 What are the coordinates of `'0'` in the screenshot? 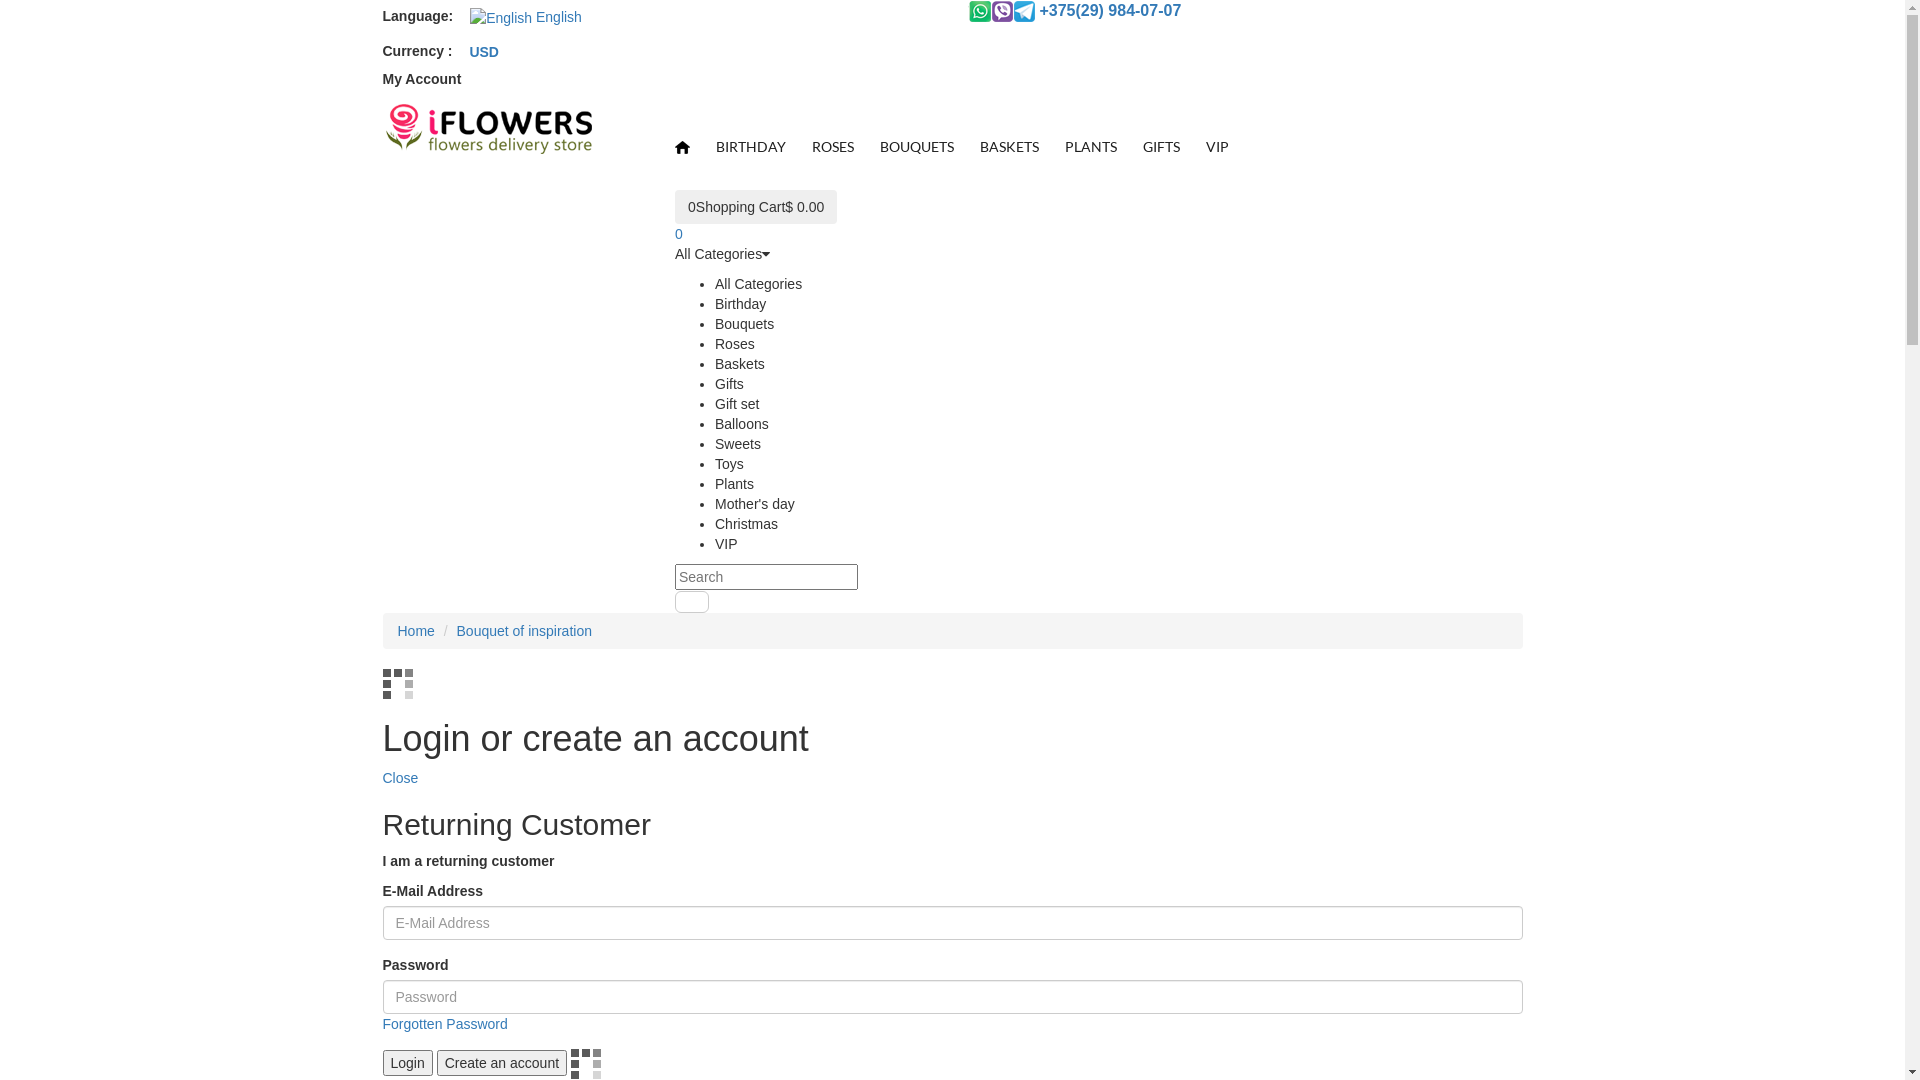 It's located at (675, 233).